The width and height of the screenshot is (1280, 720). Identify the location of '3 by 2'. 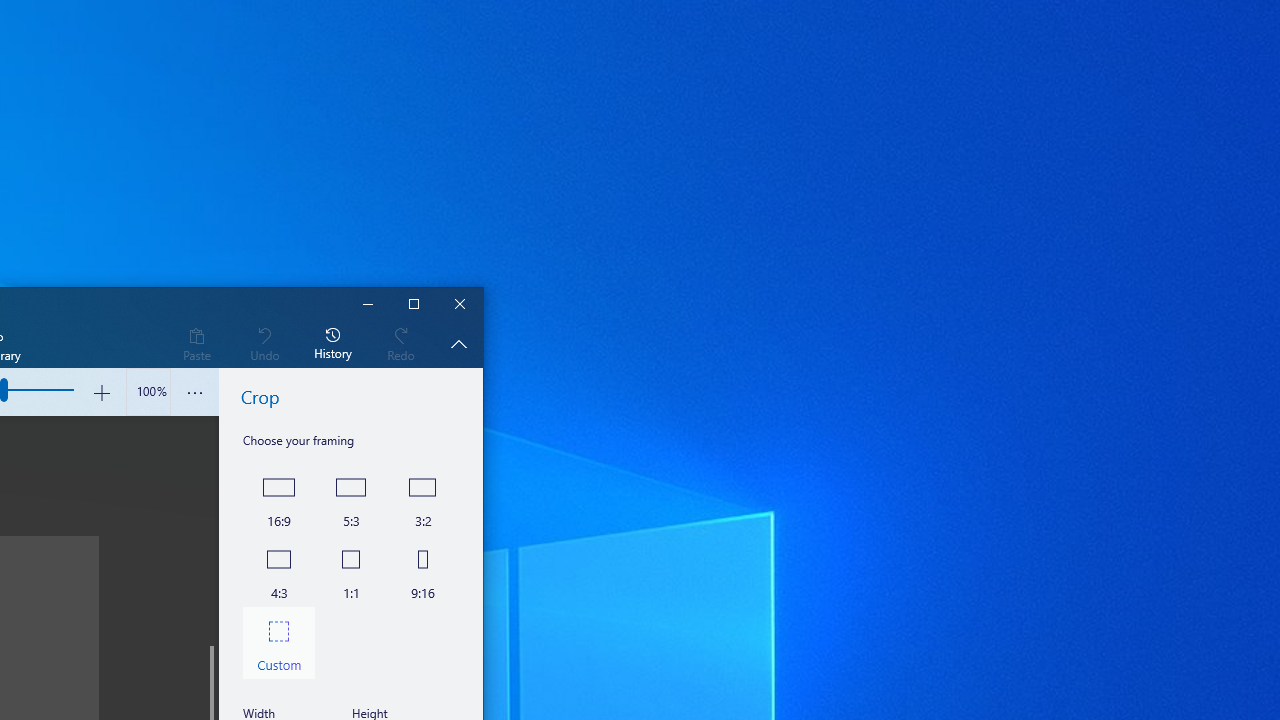
(422, 497).